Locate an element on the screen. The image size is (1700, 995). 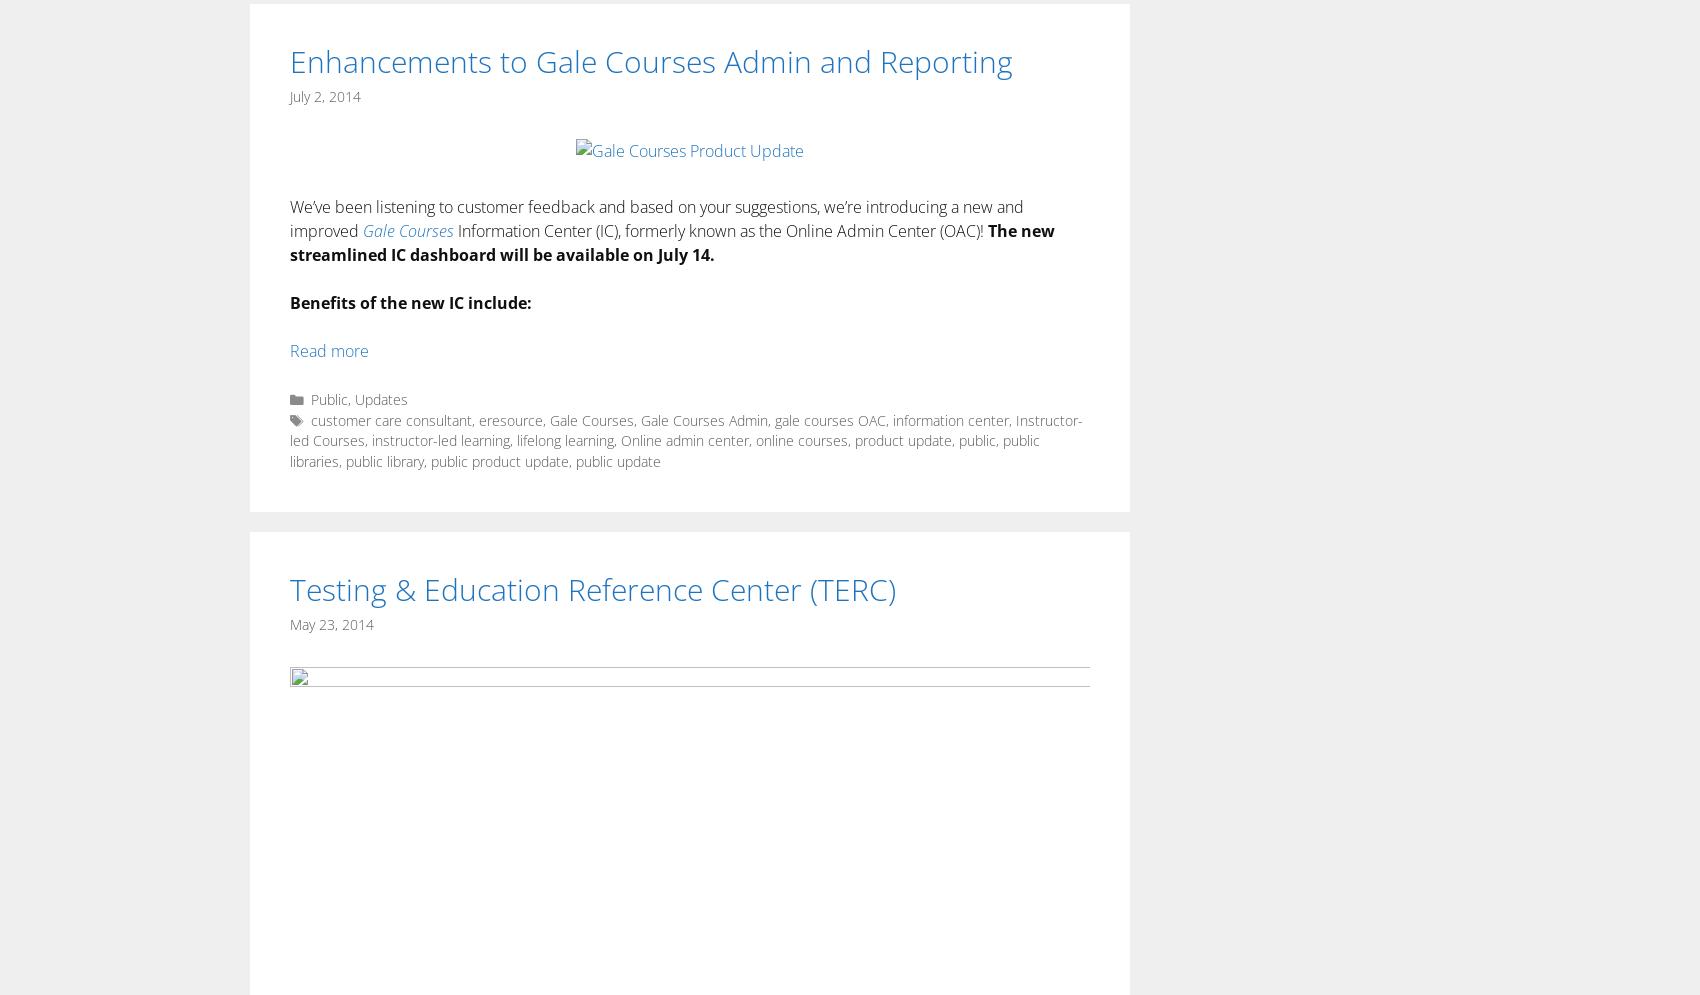
'eresource' is located at coordinates (479, 419).